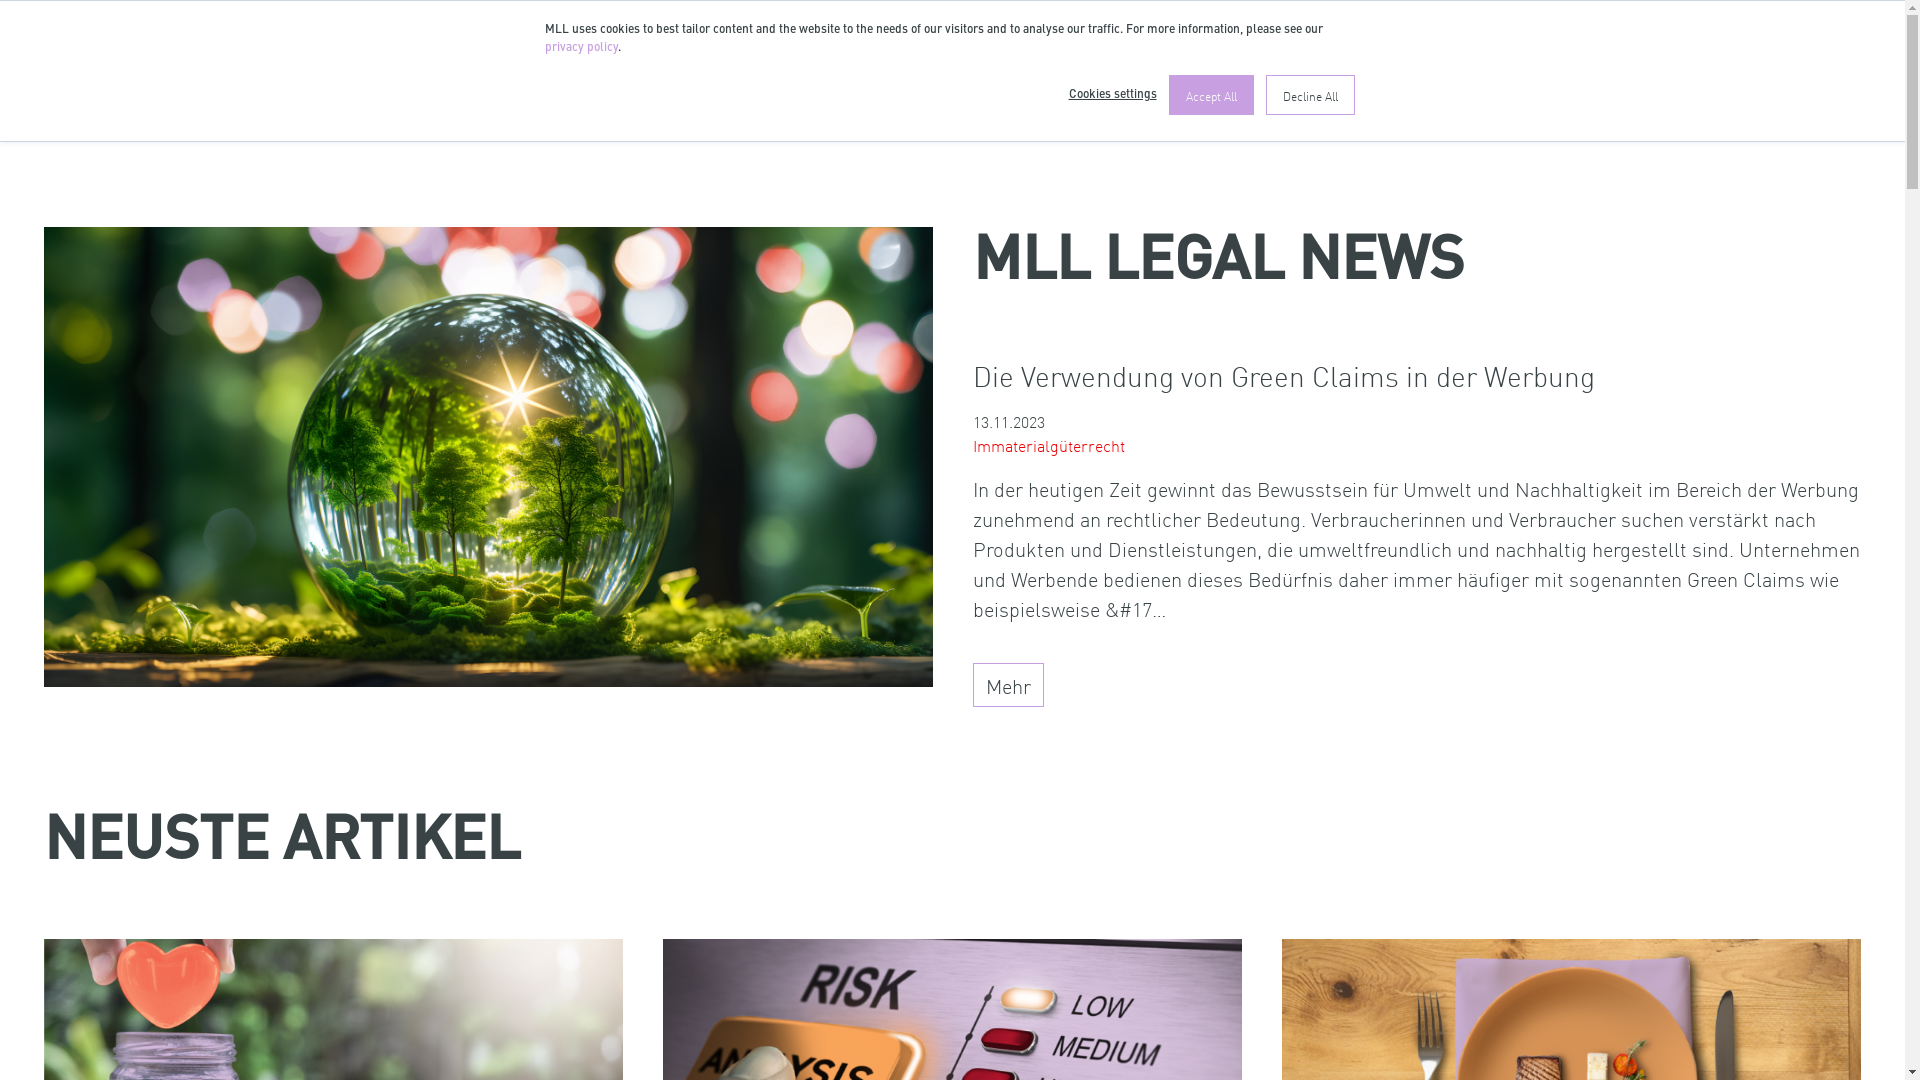 This screenshot has height=1080, width=1920. What do you see at coordinates (579, 46) in the screenshot?
I see `'privacy policy'` at bounding box center [579, 46].